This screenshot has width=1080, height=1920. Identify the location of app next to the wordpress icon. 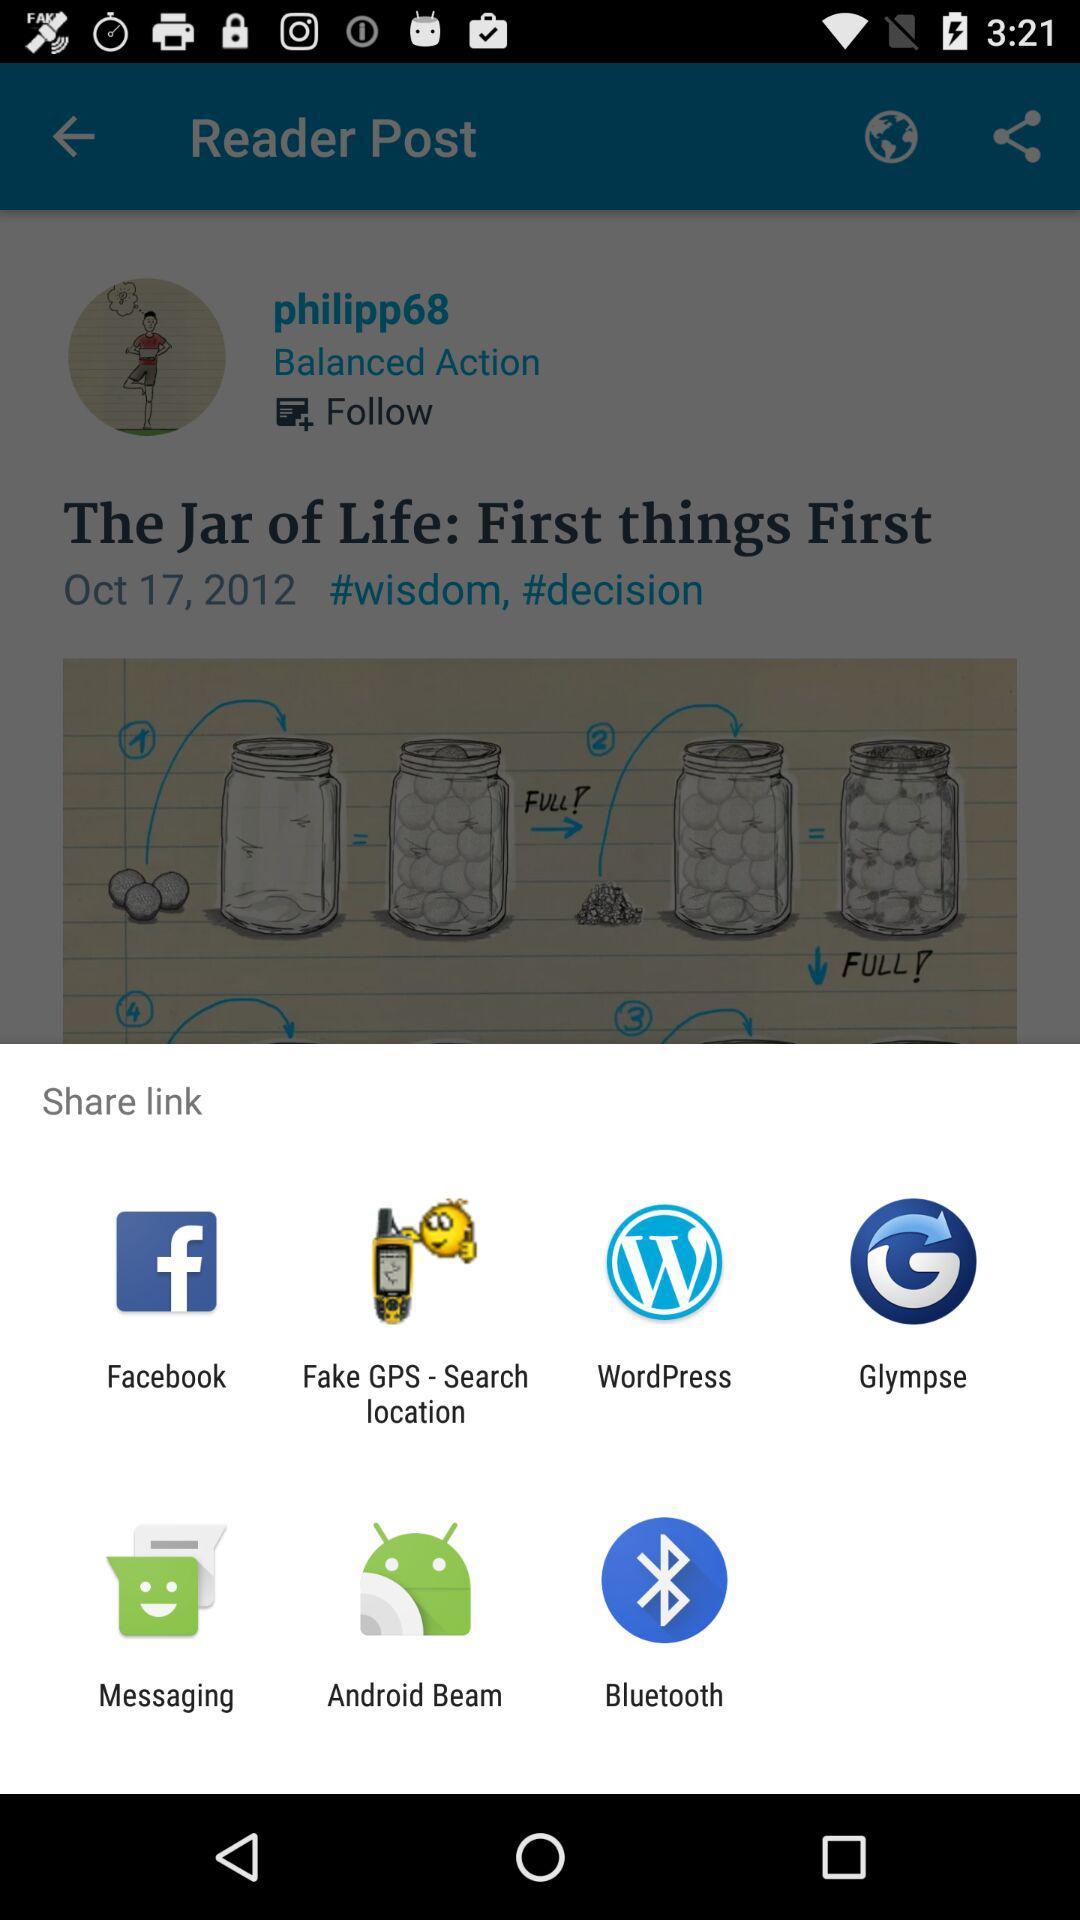
(913, 1392).